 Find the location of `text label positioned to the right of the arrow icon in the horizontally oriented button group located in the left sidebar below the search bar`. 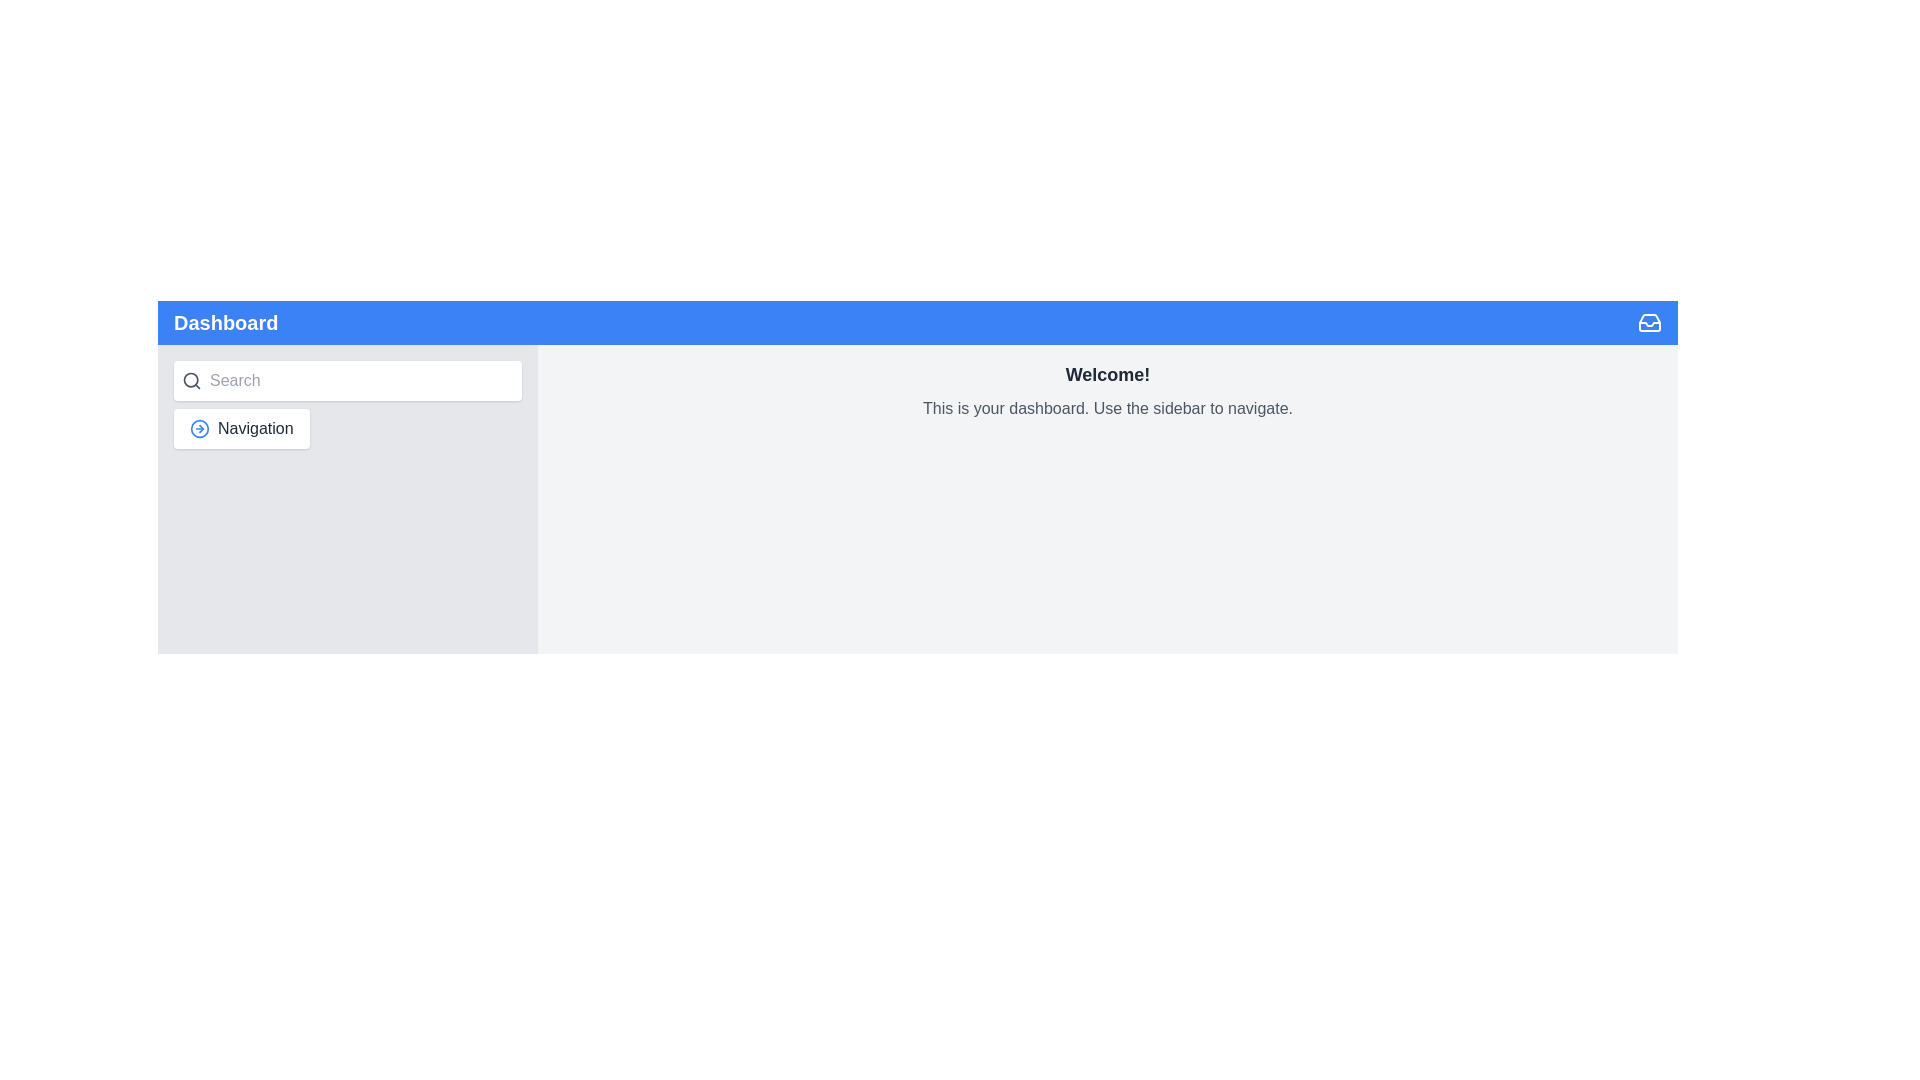

text label positioned to the right of the arrow icon in the horizontally oriented button group located in the left sidebar below the search bar is located at coordinates (254, 427).